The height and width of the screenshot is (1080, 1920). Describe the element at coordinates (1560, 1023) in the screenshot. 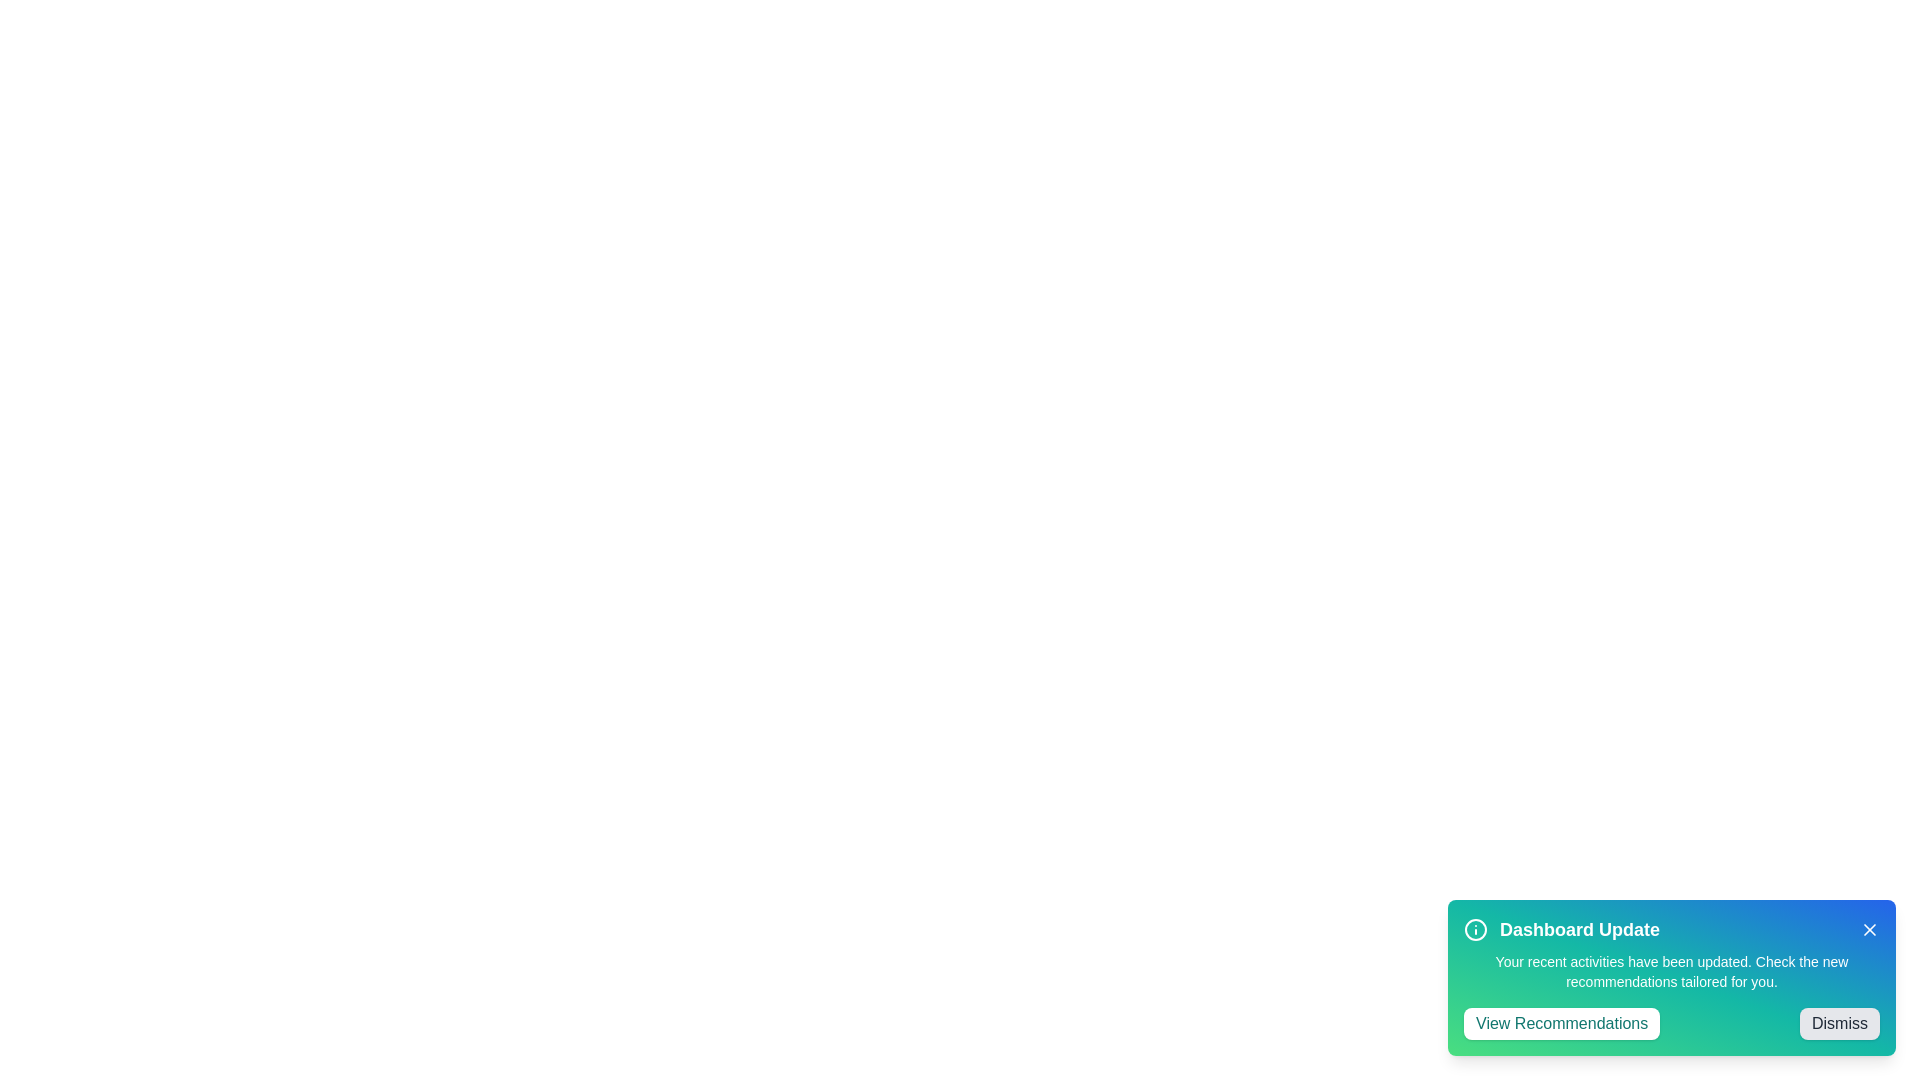

I see `'View Recommendations' button` at that location.